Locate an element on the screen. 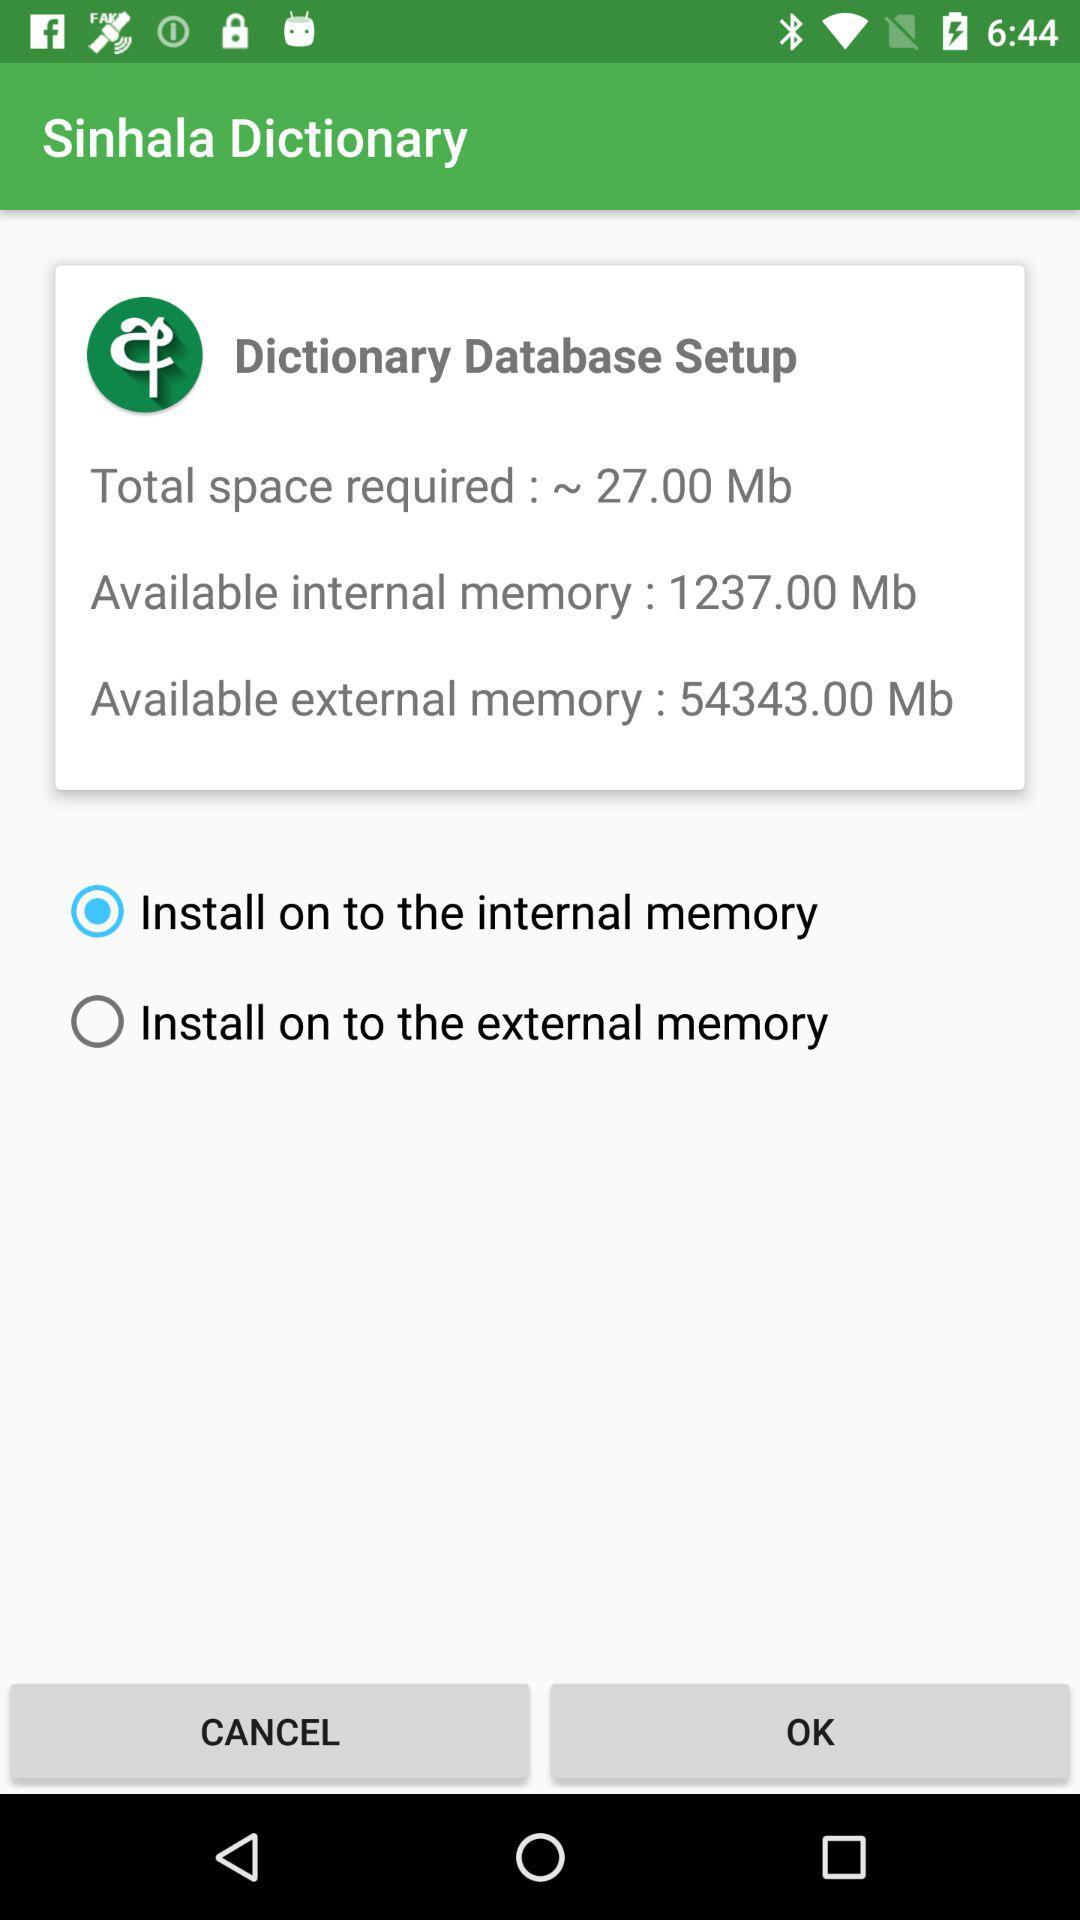 This screenshot has height=1920, width=1080. the item below the install on to is located at coordinates (270, 1730).